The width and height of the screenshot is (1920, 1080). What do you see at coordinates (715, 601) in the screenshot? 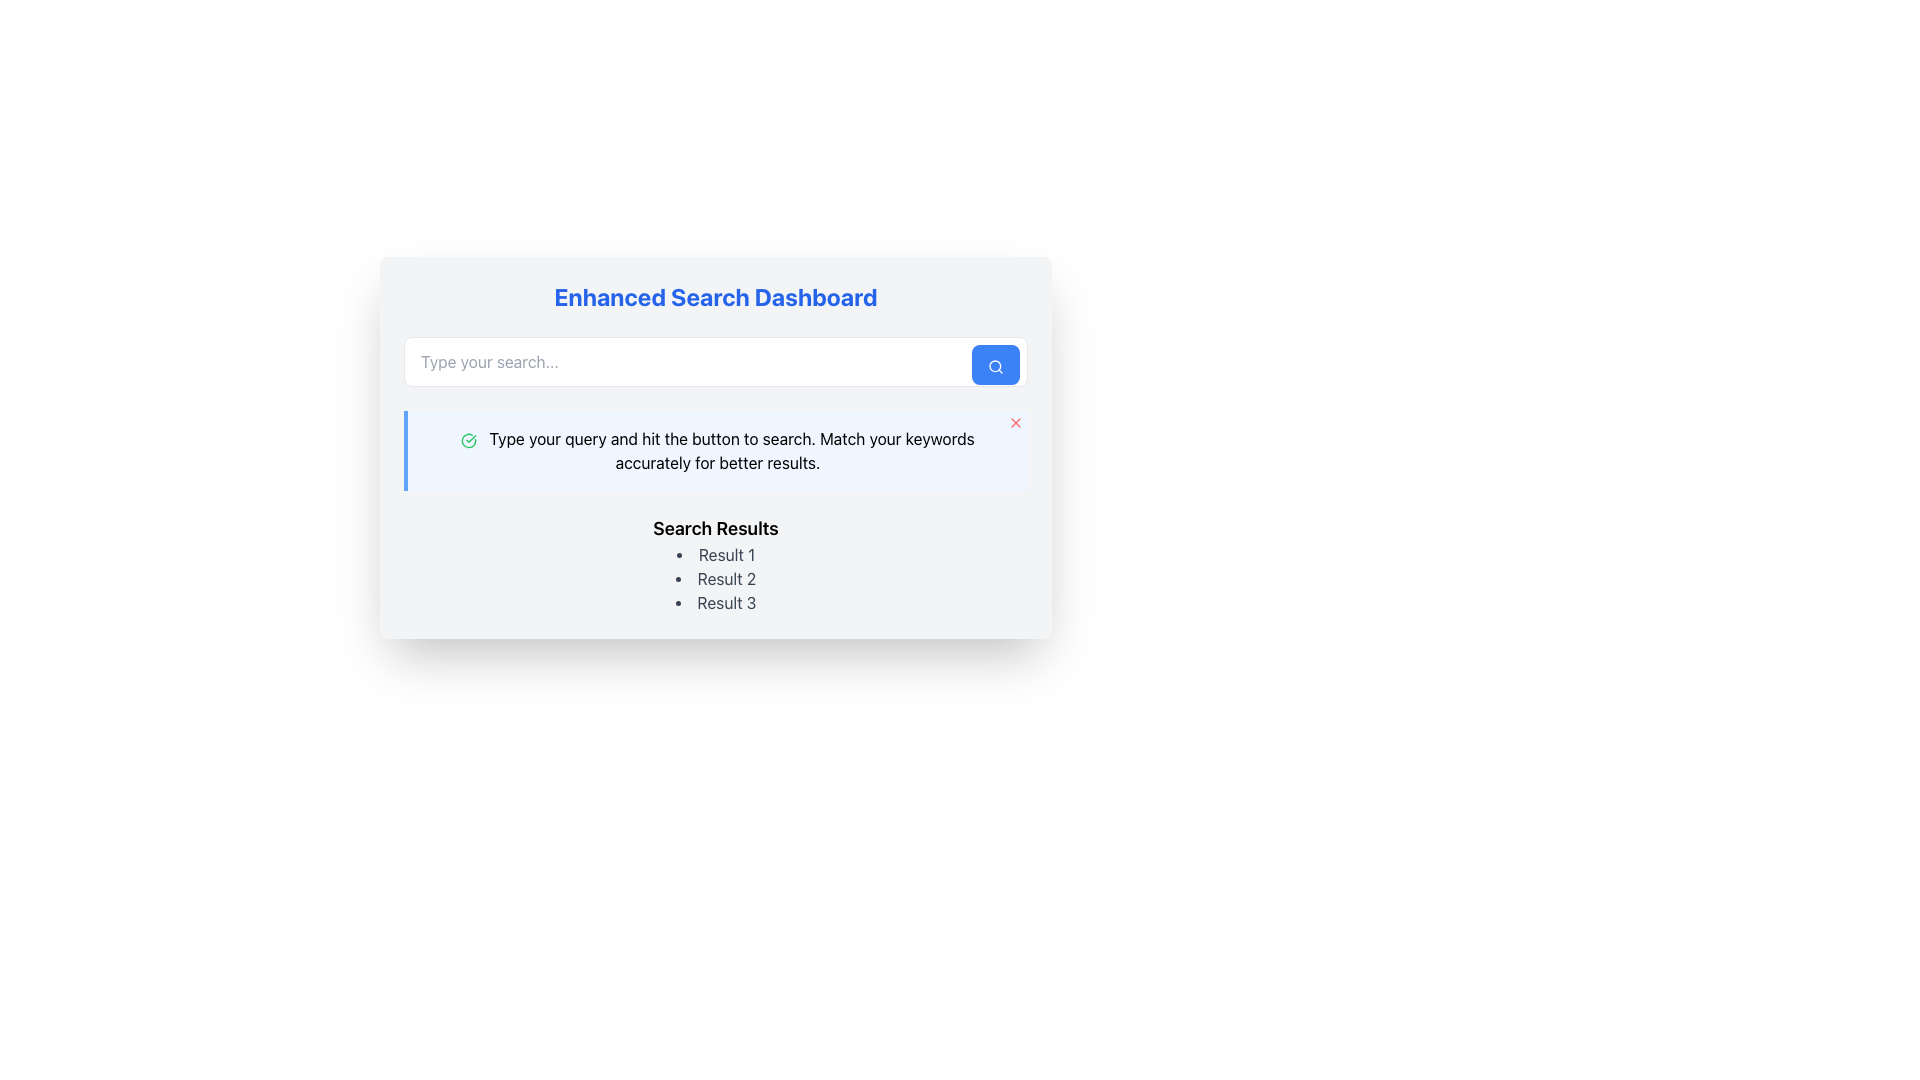
I see `the non-interactive text display 'Result 3', which is the third item in the 'Search Results' section` at bounding box center [715, 601].